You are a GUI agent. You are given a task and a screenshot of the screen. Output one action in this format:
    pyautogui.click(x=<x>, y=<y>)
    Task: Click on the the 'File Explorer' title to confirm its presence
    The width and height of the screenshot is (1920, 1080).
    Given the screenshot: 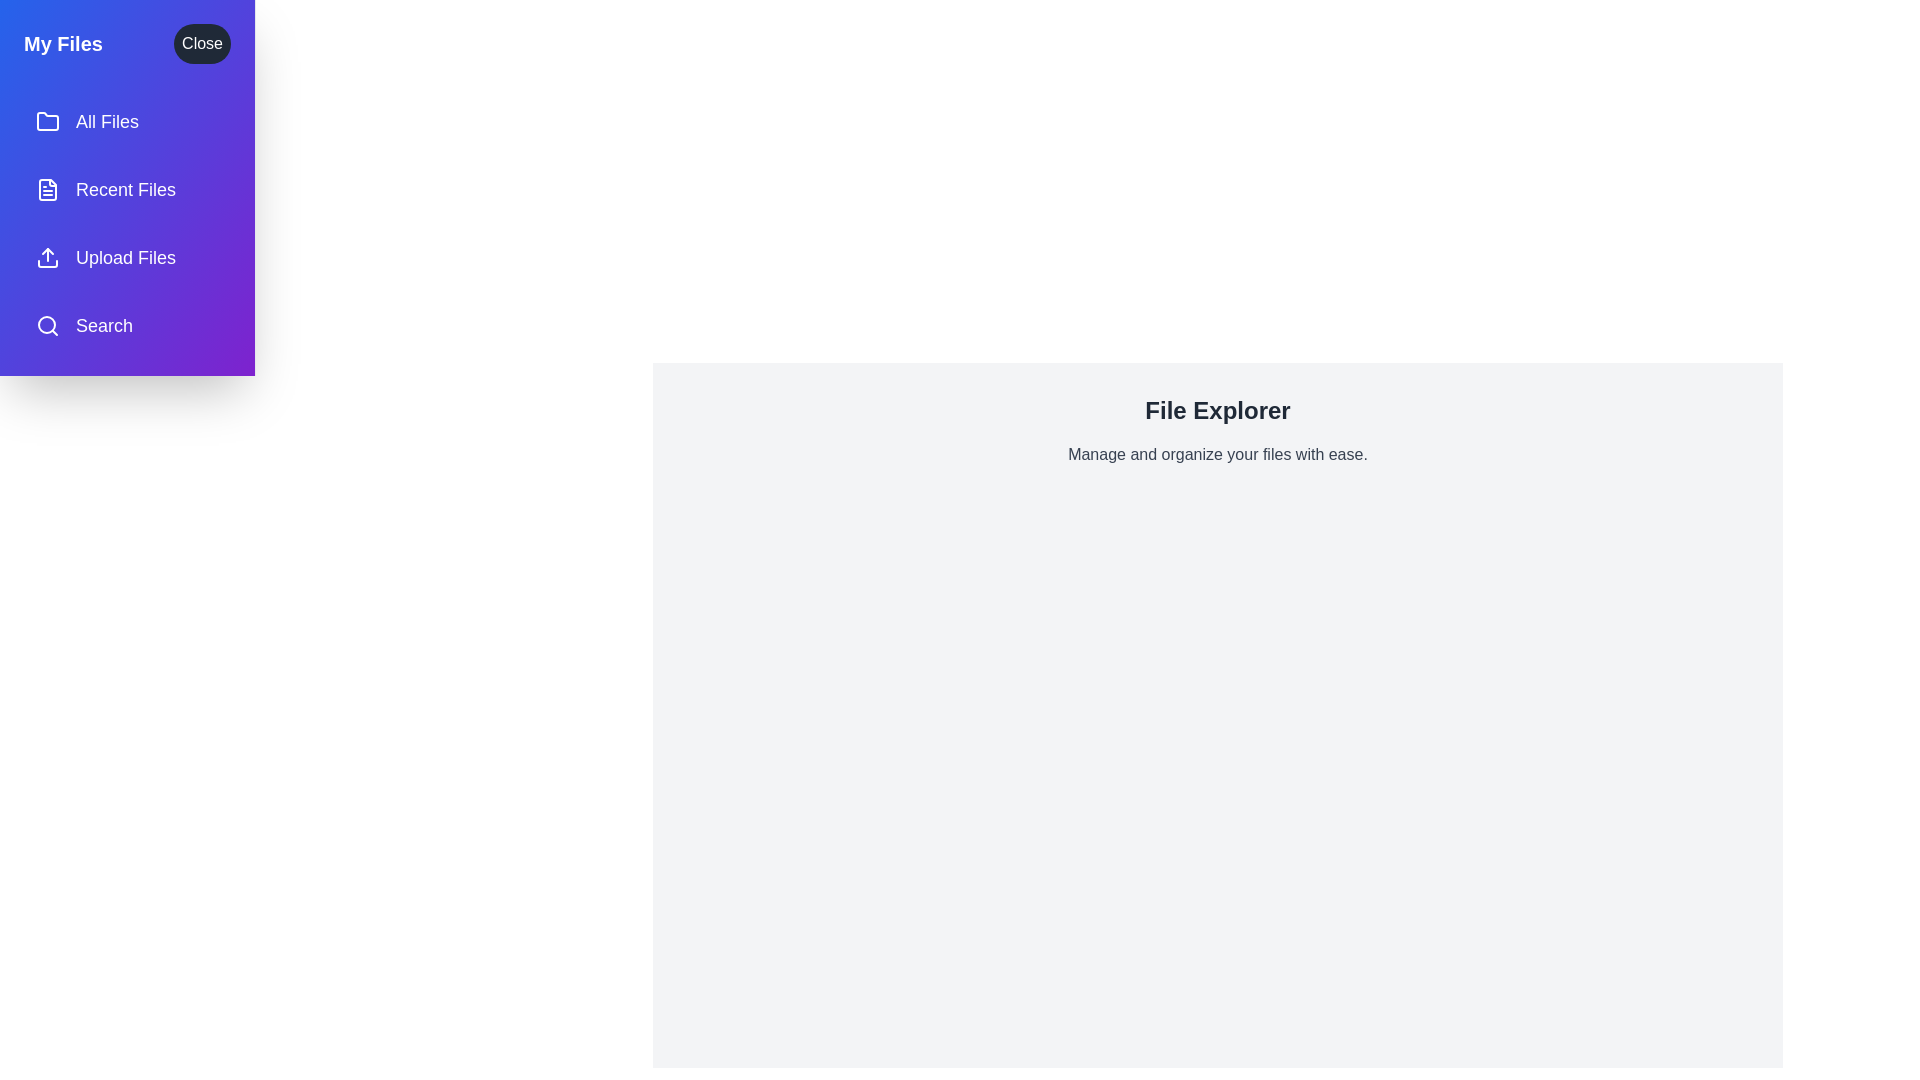 What is the action you would take?
    pyautogui.click(x=1217, y=410)
    